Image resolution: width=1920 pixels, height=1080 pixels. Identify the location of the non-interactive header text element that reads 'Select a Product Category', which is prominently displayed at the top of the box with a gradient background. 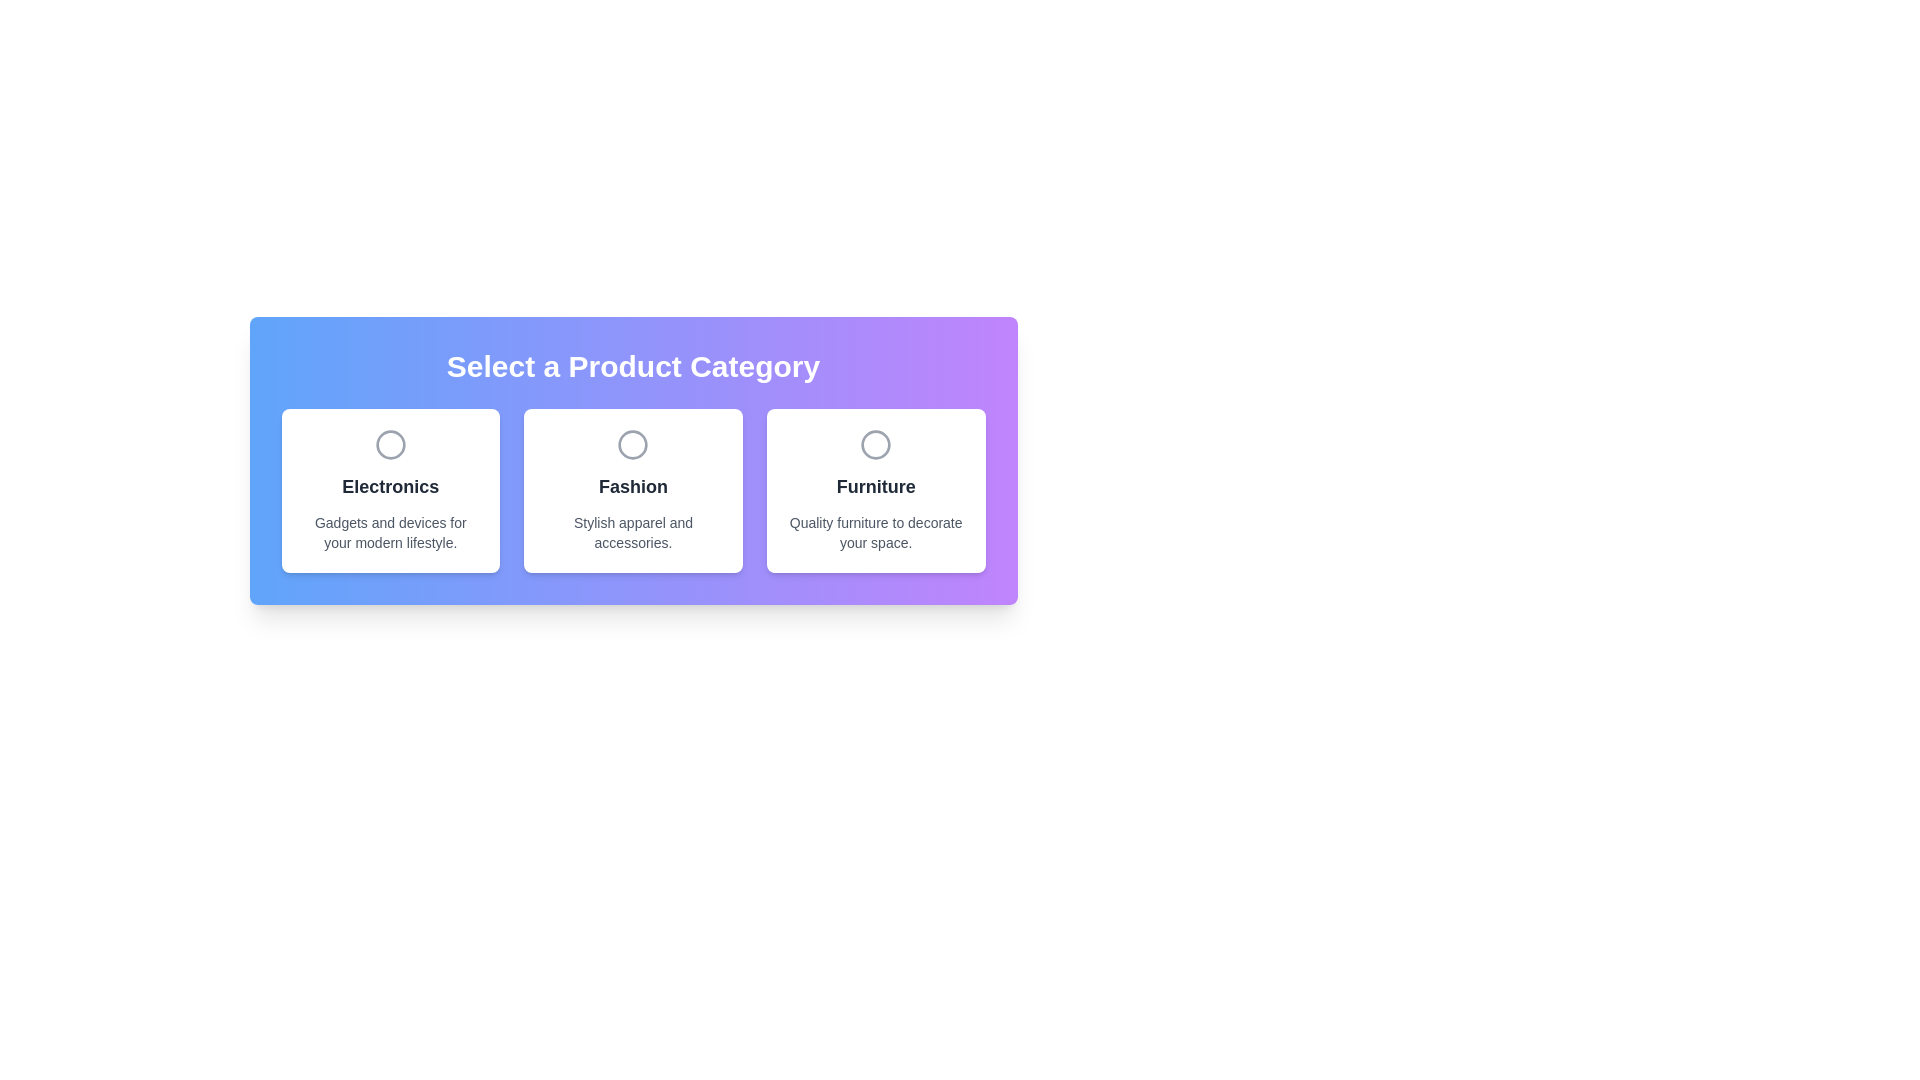
(632, 366).